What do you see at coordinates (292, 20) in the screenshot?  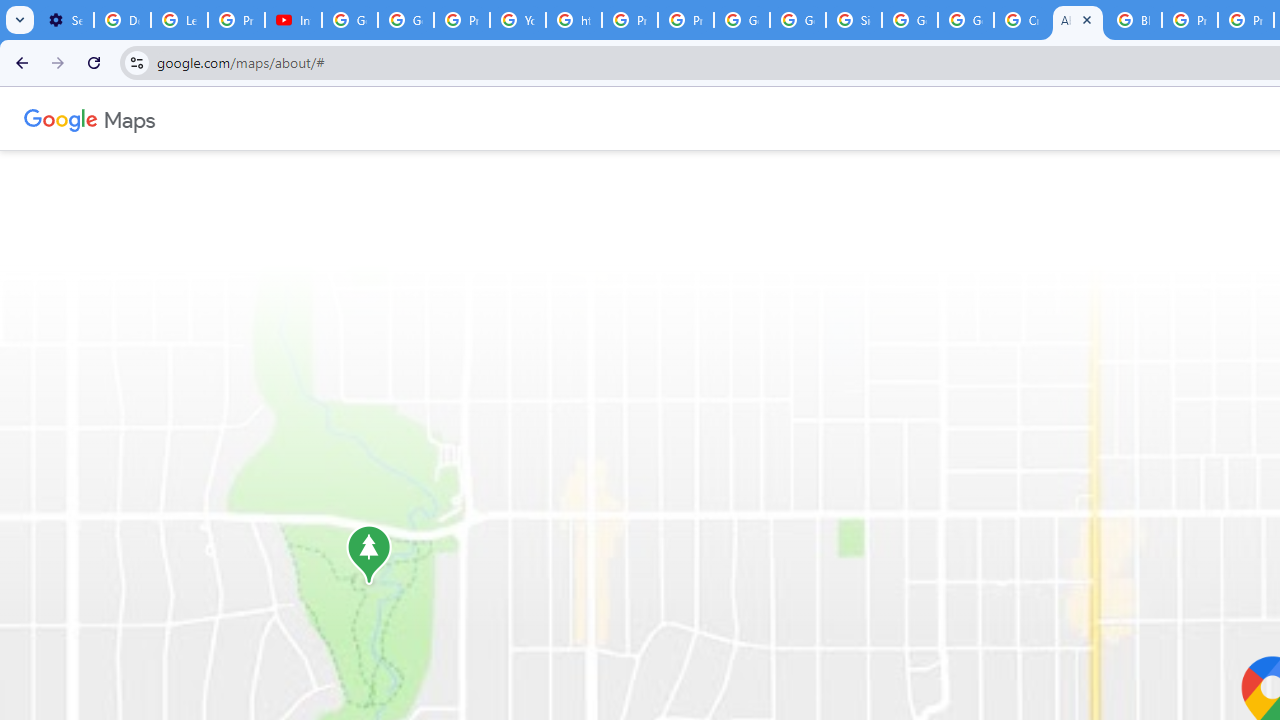 I see `'Introduction | Google Privacy Policy - YouTube'` at bounding box center [292, 20].